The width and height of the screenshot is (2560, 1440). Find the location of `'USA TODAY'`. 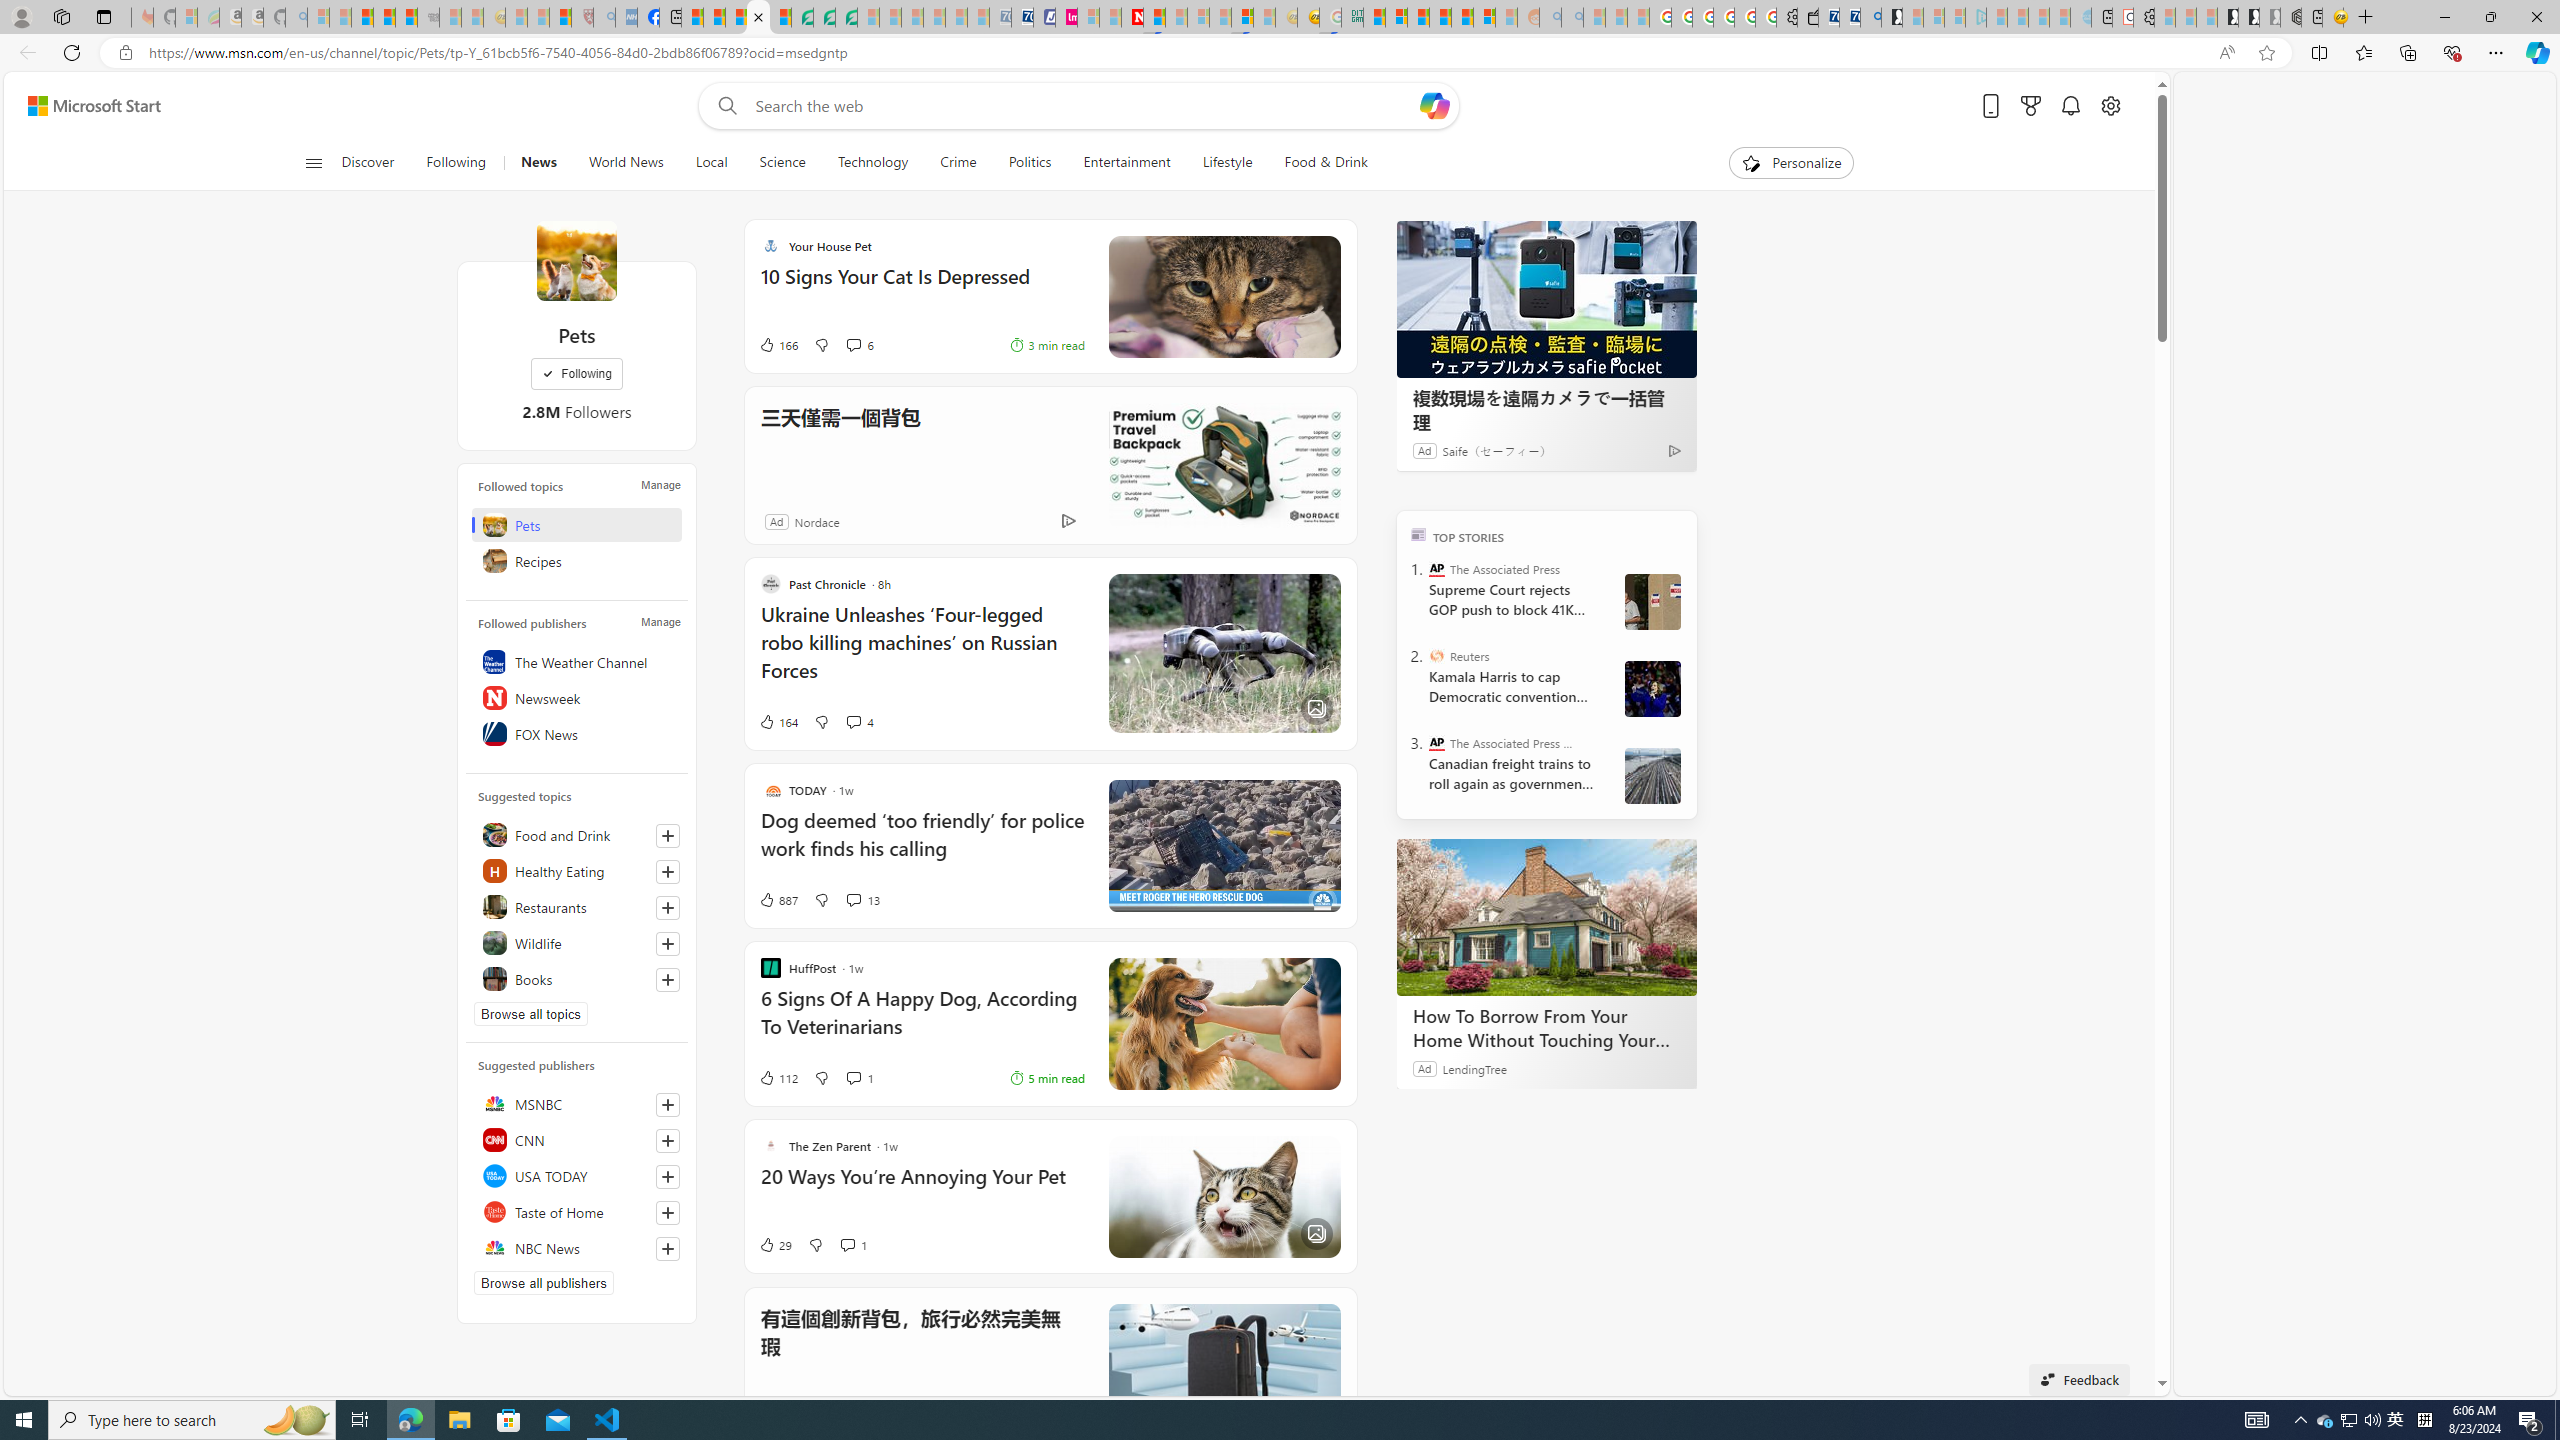

'USA TODAY' is located at coordinates (575, 1175).